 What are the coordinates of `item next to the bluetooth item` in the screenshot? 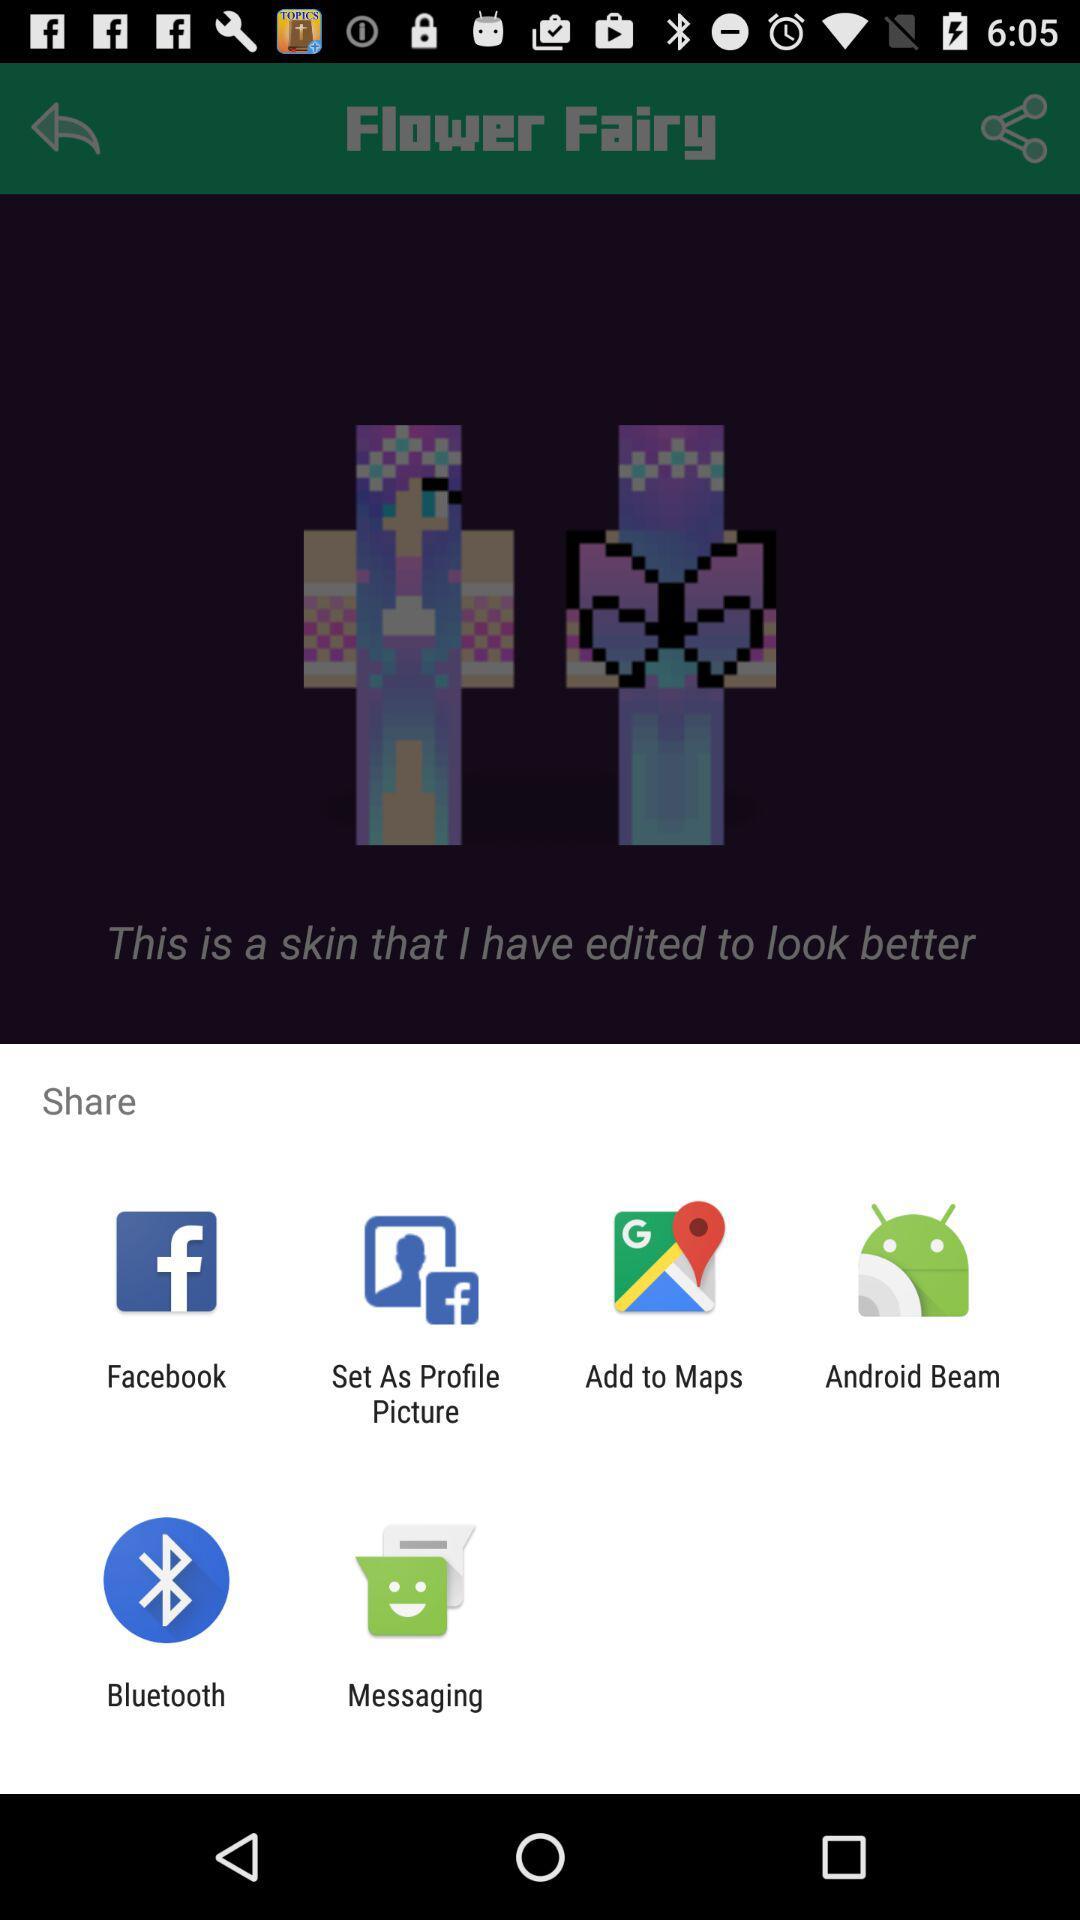 It's located at (414, 1711).